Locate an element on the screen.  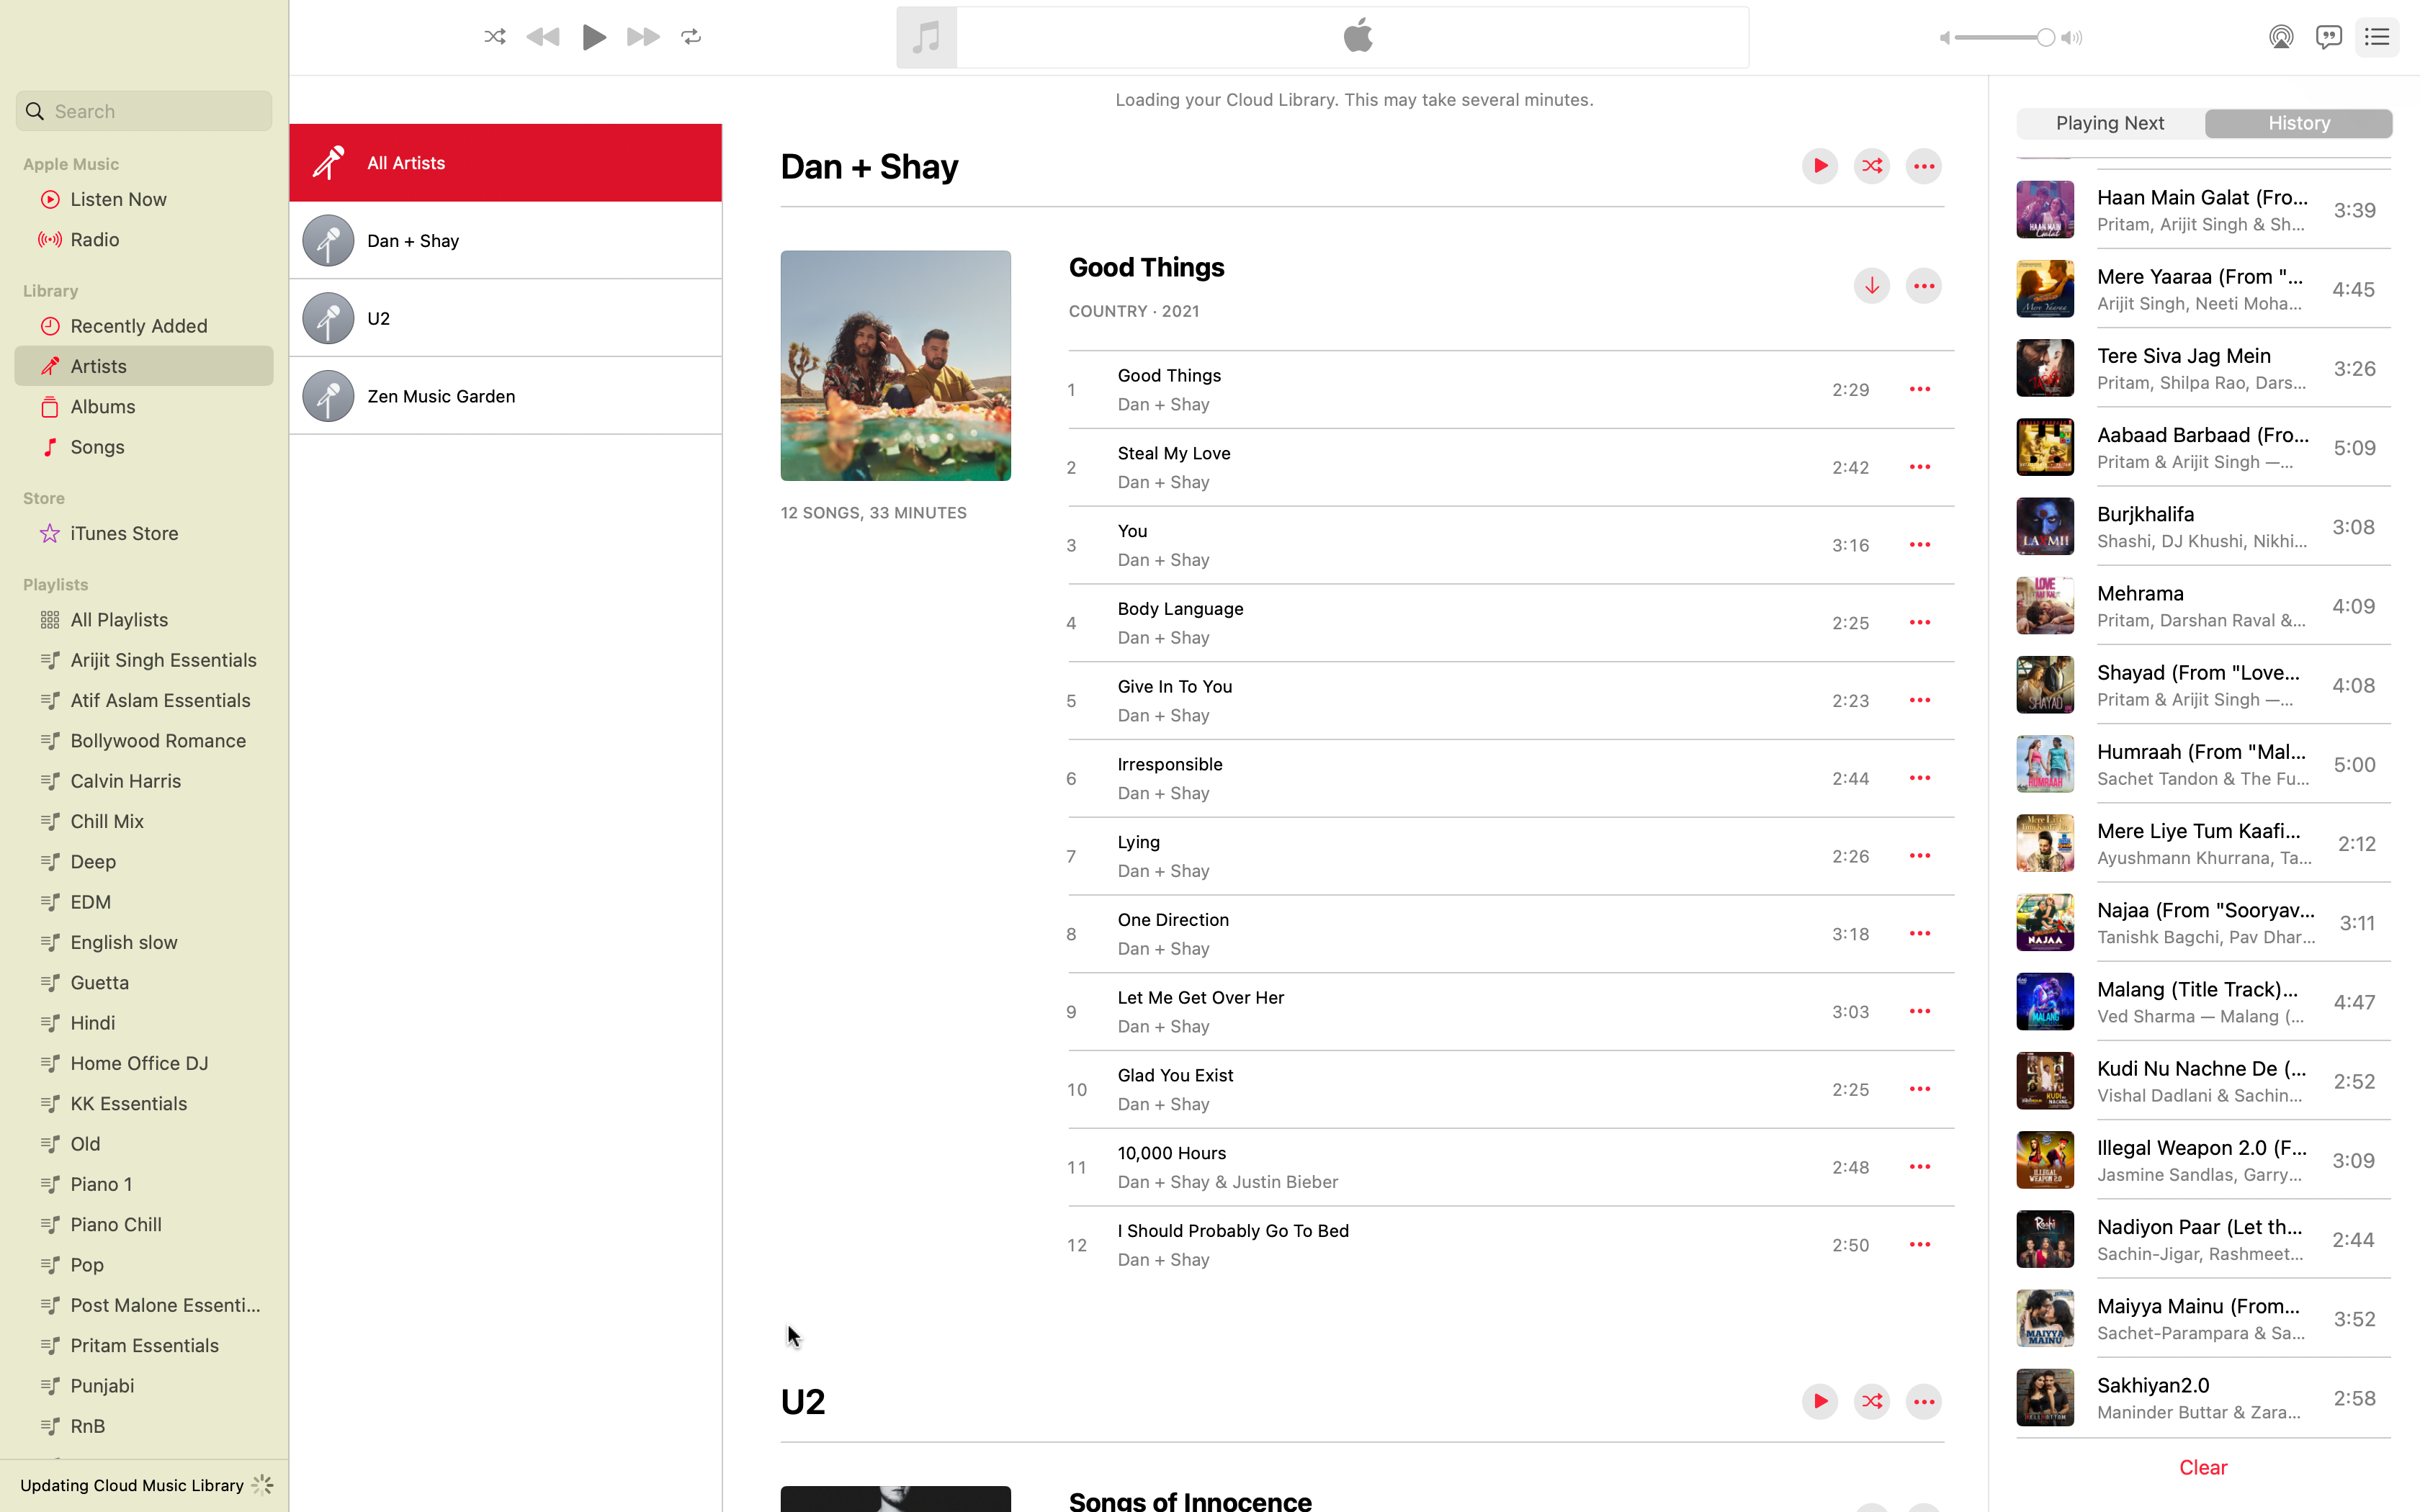
the more options menu for the song "Give In To You is located at coordinates (1920, 699).